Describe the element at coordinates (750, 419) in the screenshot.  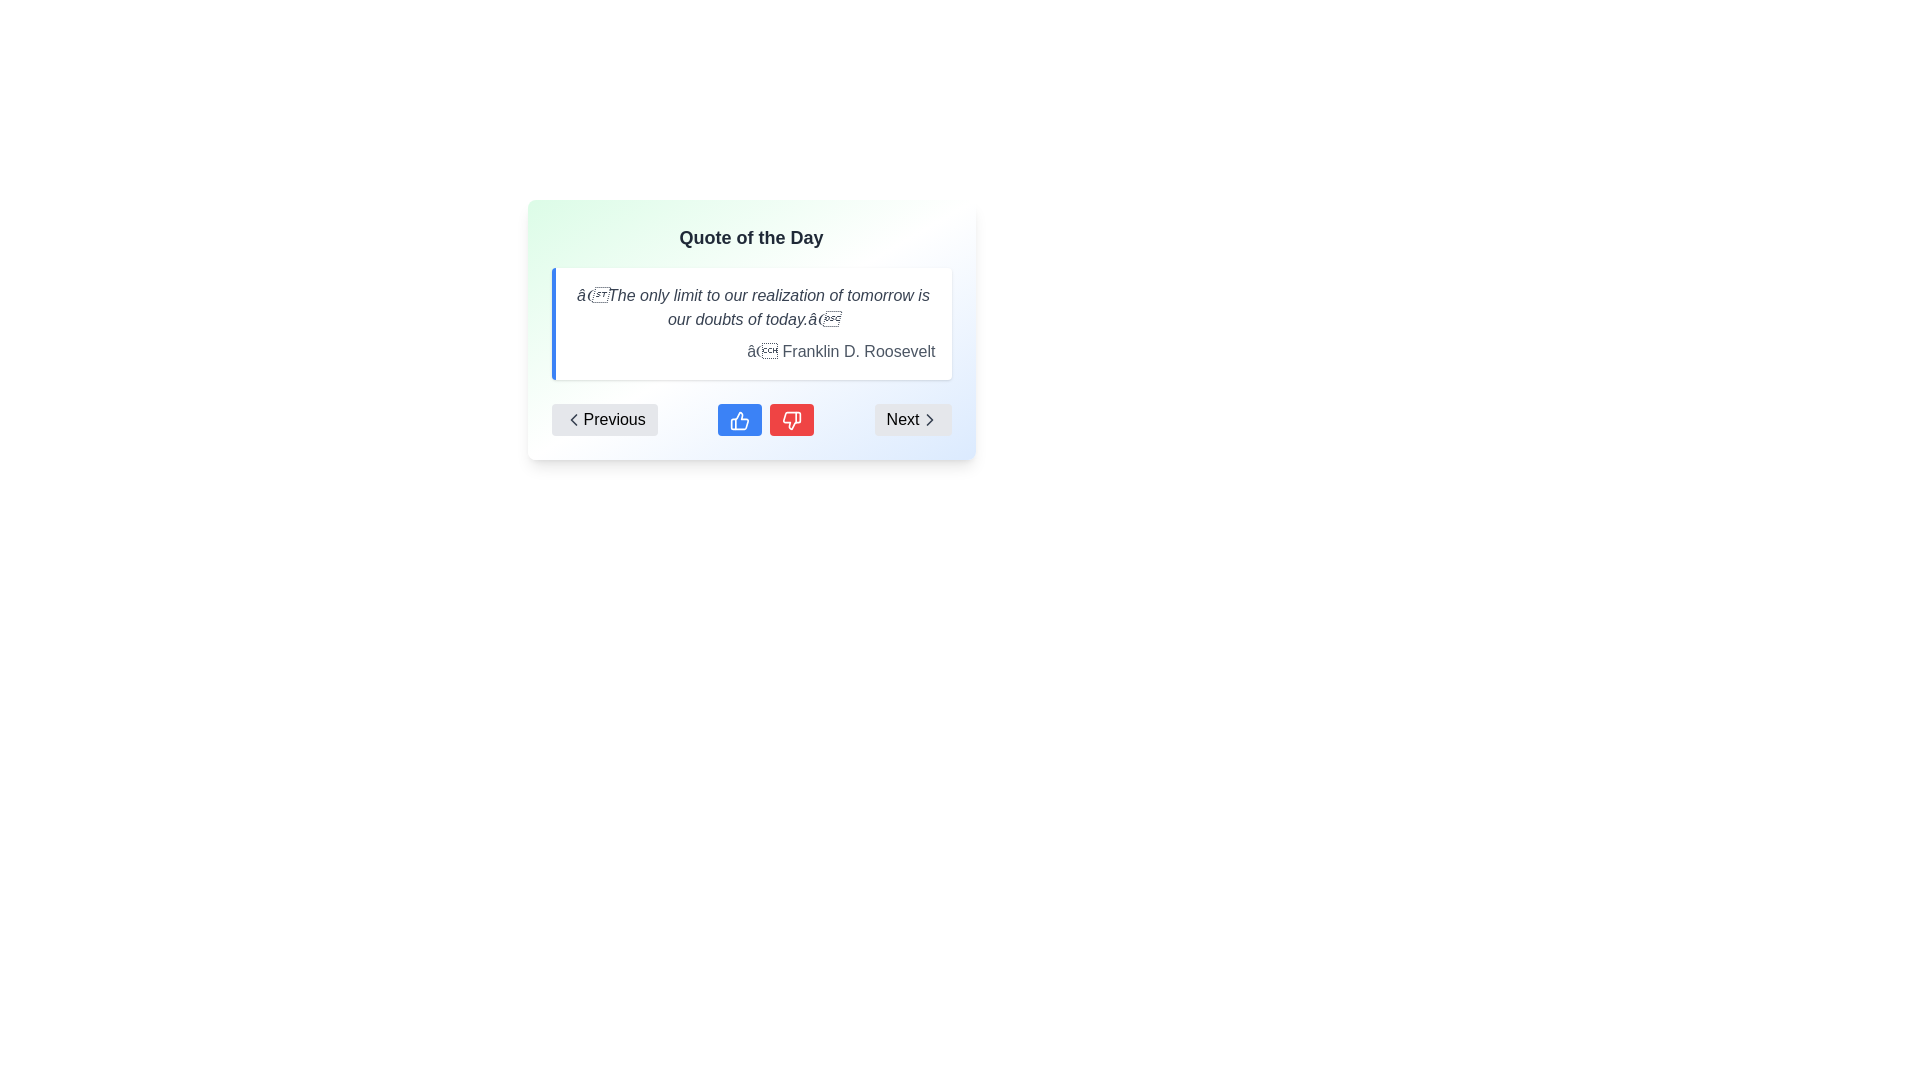
I see `the blue thumbs-up button, which is centered at the bottom of the 'Quote of the Day' card interface` at that location.